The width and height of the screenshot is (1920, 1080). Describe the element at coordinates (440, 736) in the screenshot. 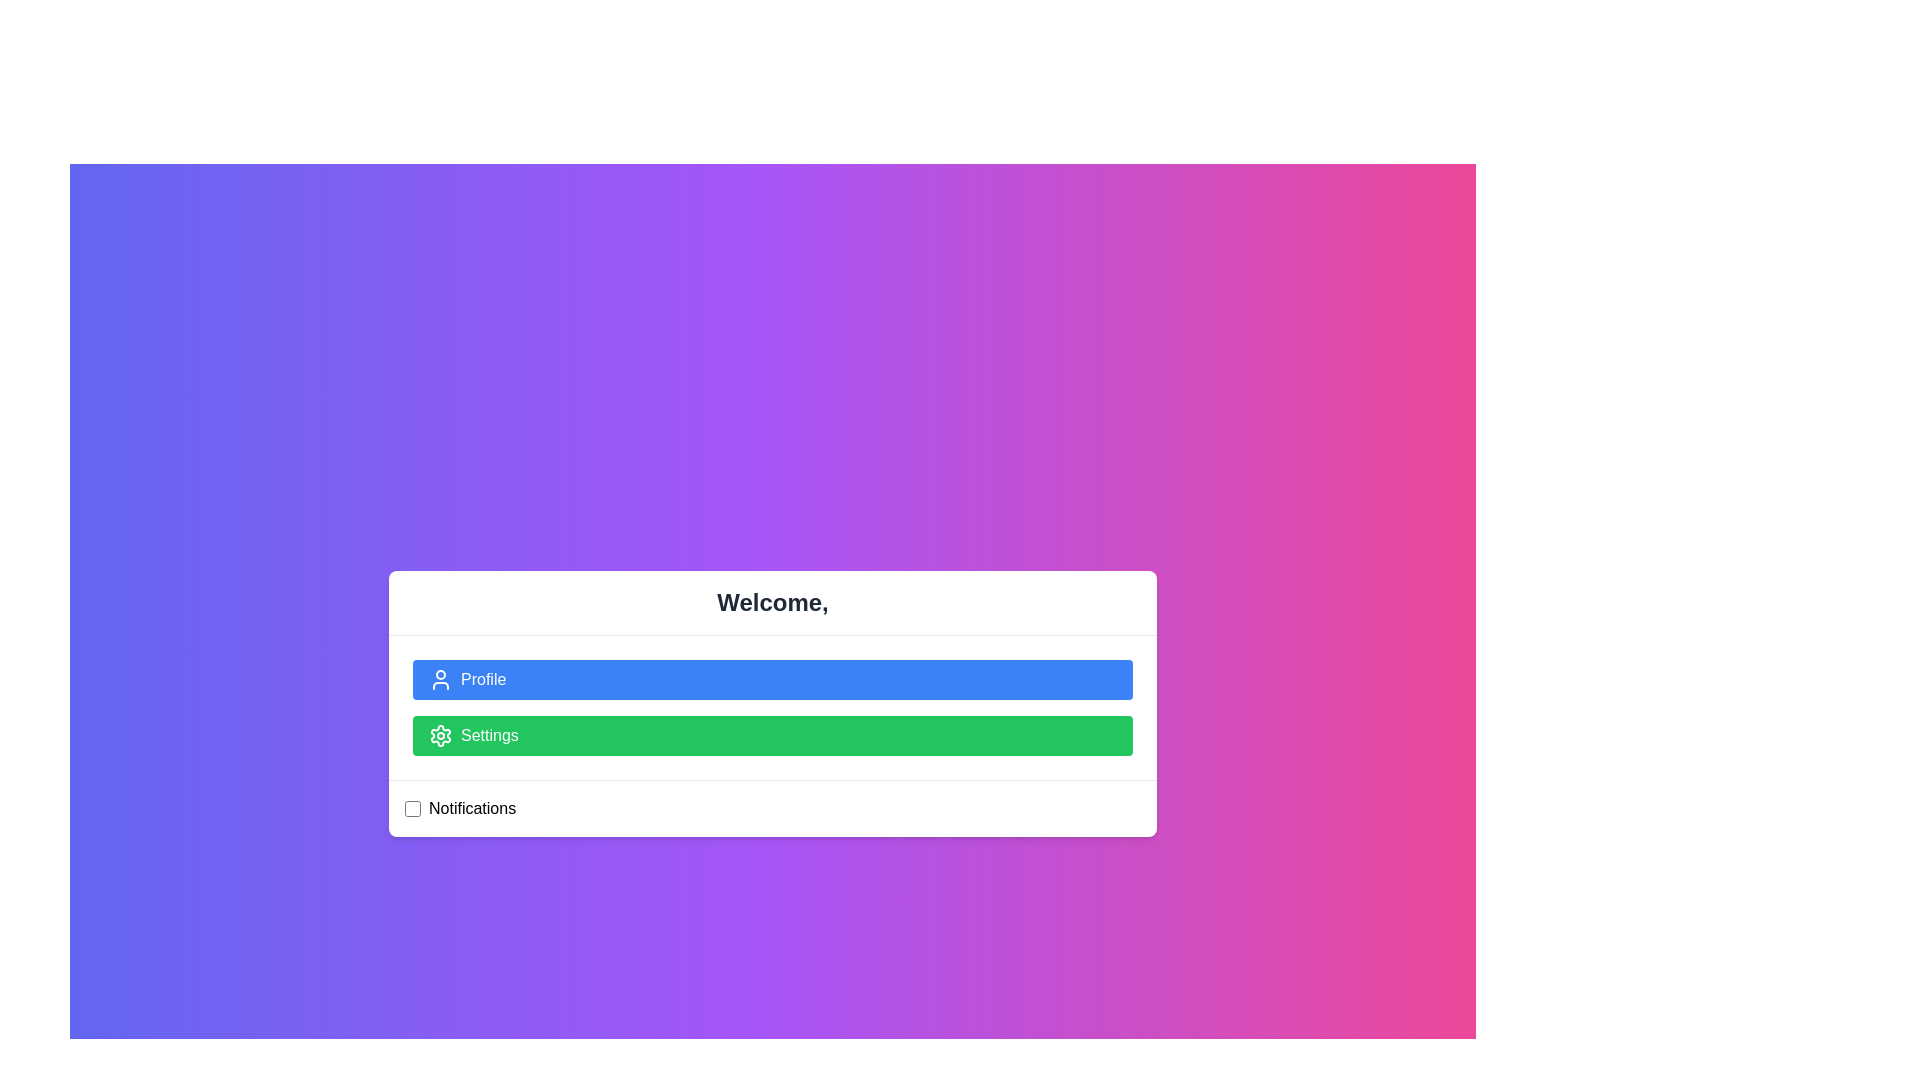

I see `the 'Settings' icon located on the left side of the green button labeled 'Settings' in the vertical stack beneath the 'Welcome' heading` at that location.